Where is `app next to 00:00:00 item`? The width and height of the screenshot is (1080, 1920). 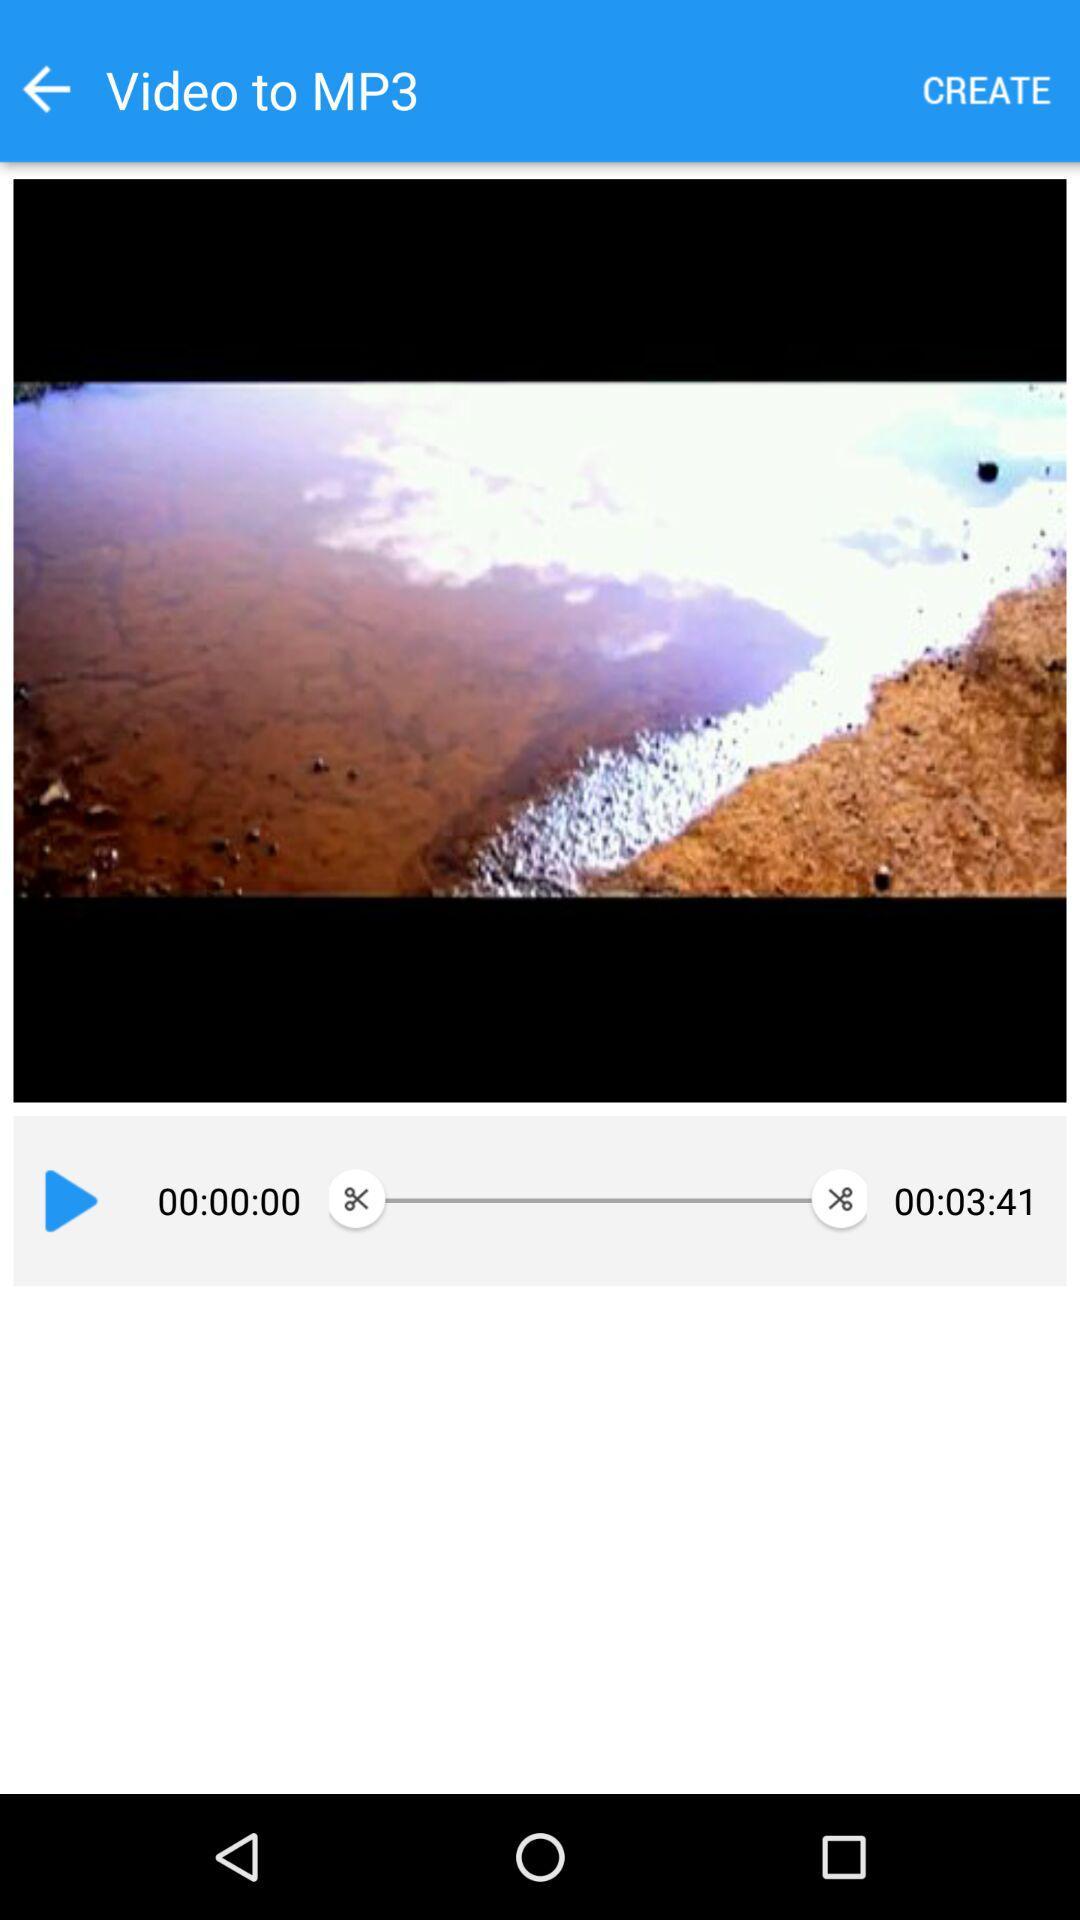
app next to 00:00:00 item is located at coordinates (70, 1200).